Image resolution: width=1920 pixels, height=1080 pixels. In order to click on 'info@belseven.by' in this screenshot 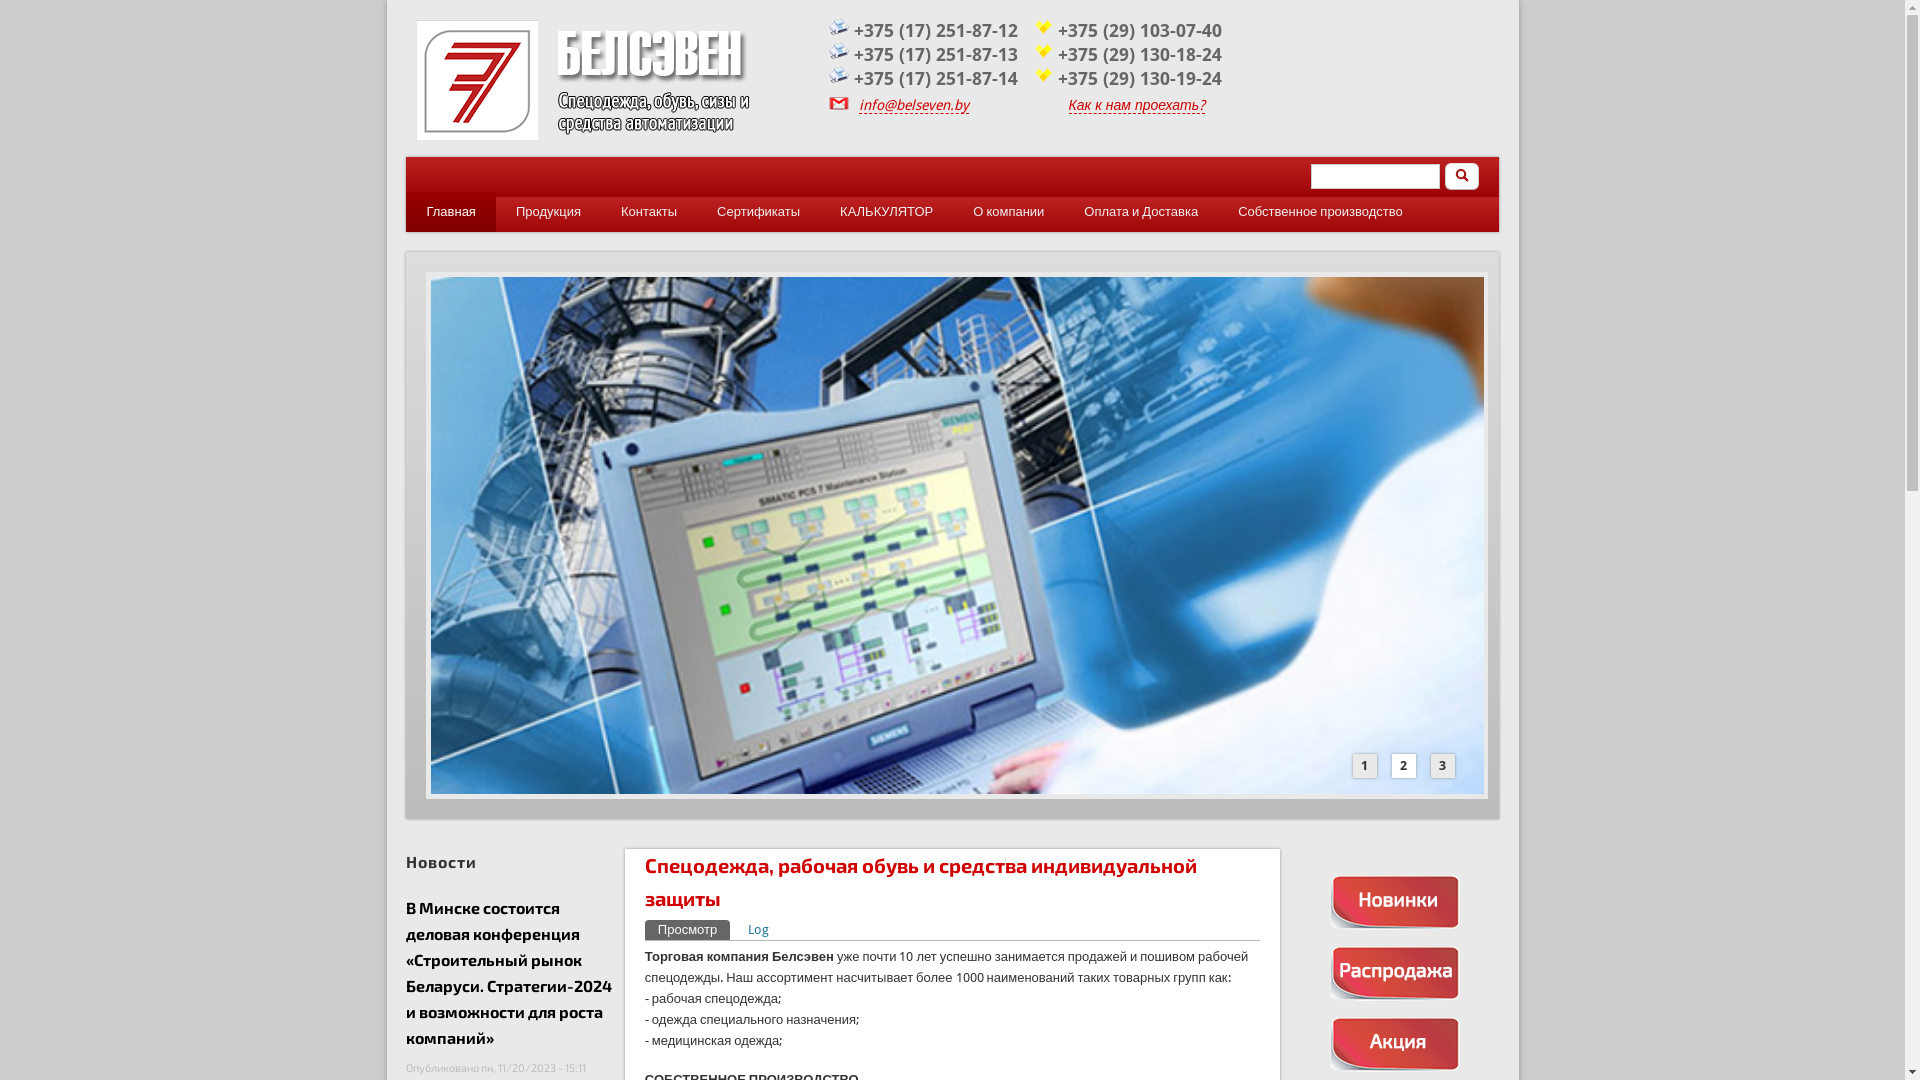, I will do `click(912, 105)`.